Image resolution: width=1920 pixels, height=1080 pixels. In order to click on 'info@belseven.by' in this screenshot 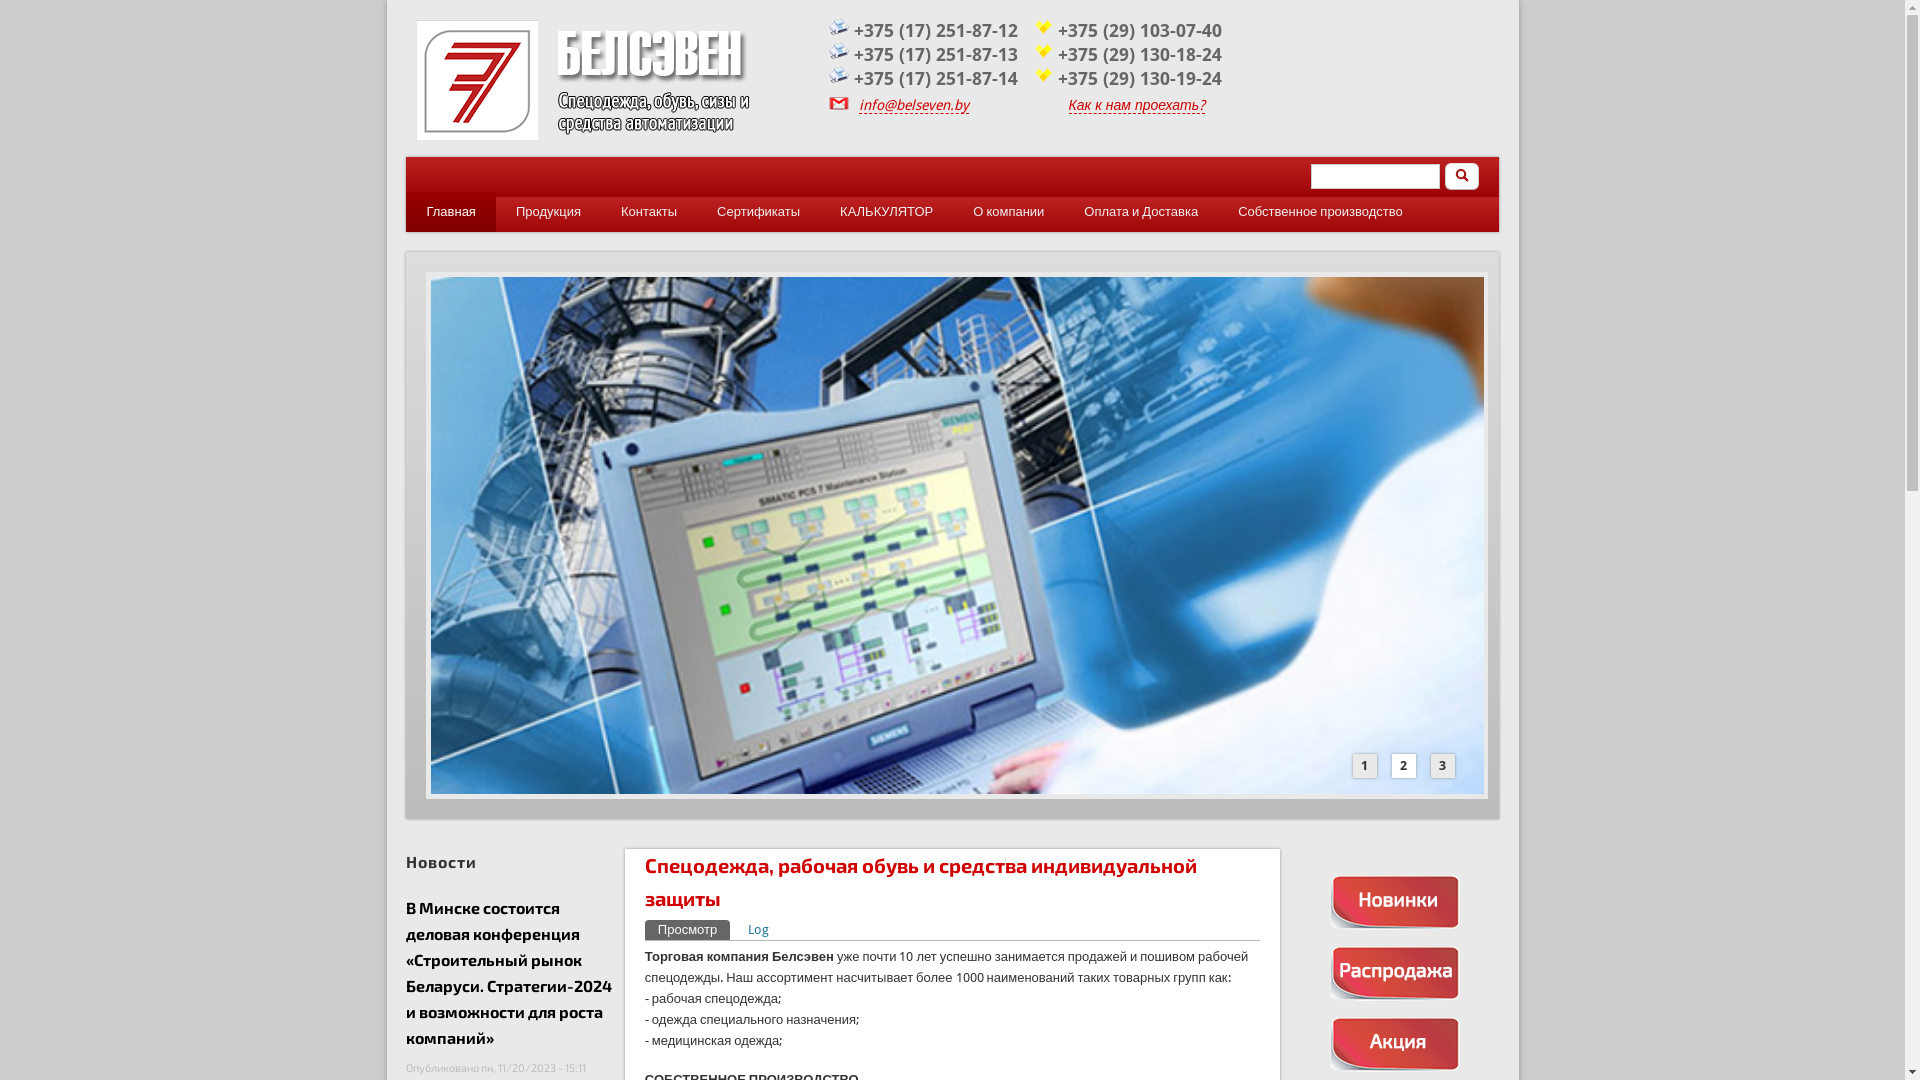, I will do `click(912, 105)`.